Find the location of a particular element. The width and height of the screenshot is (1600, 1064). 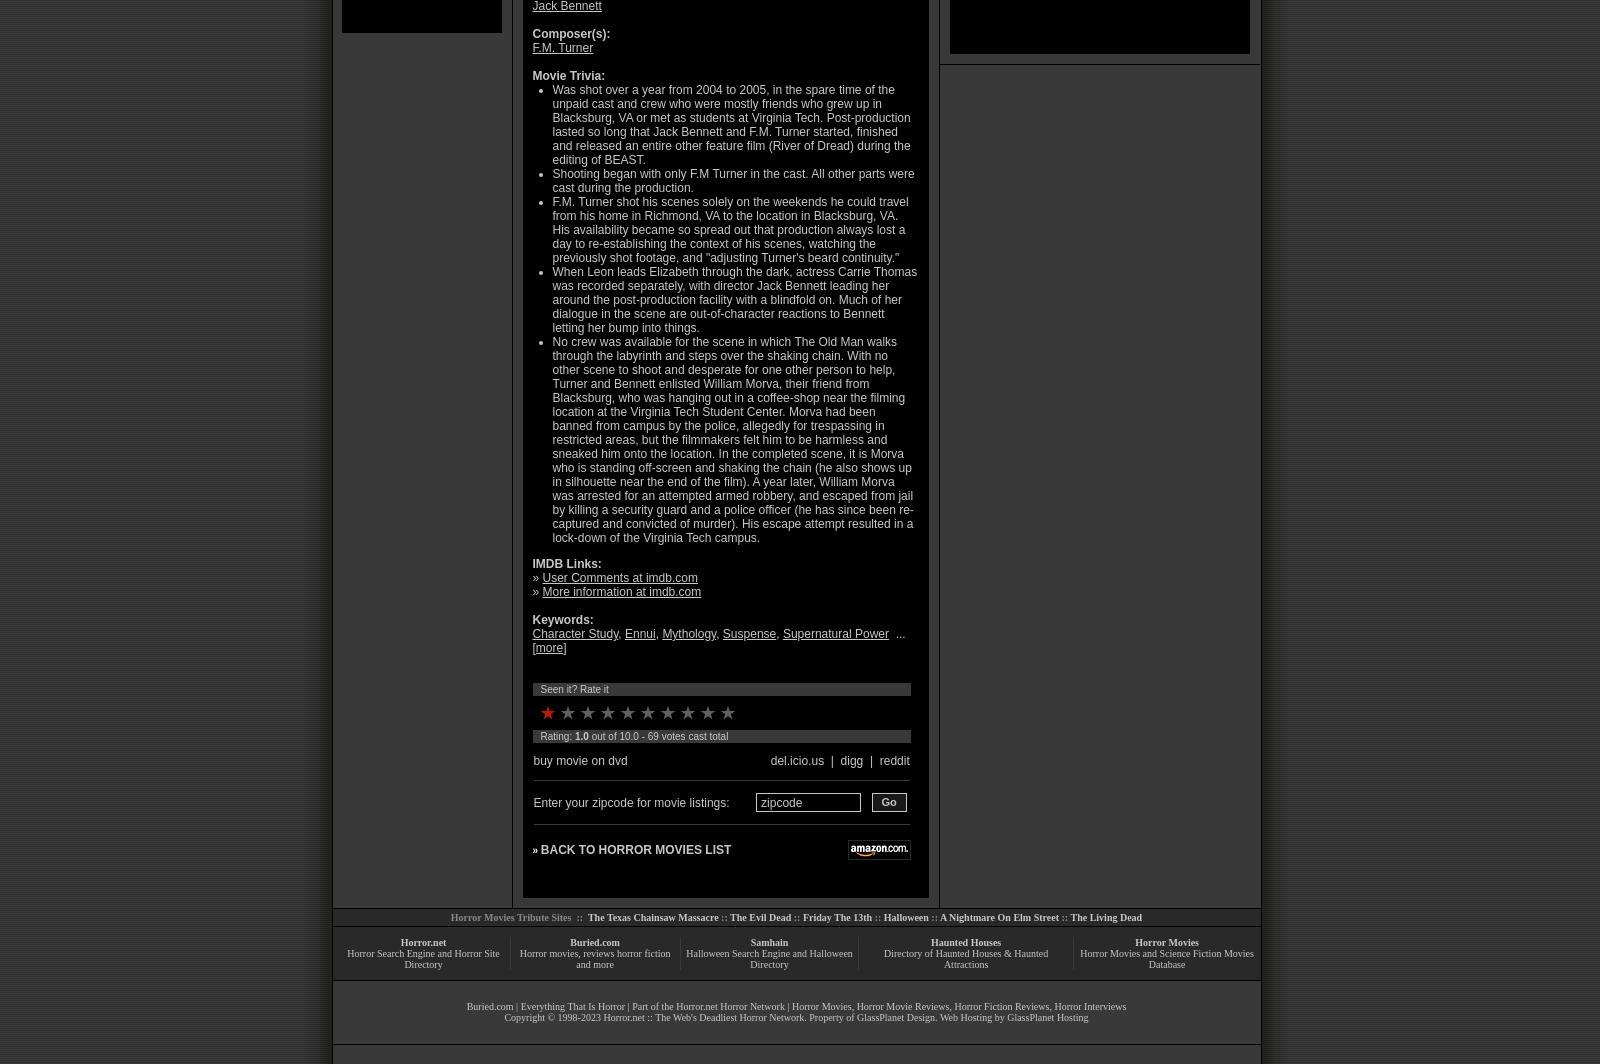

'Horror Search Engine and Horror Site Directory' is located at coordinates (422, 958).